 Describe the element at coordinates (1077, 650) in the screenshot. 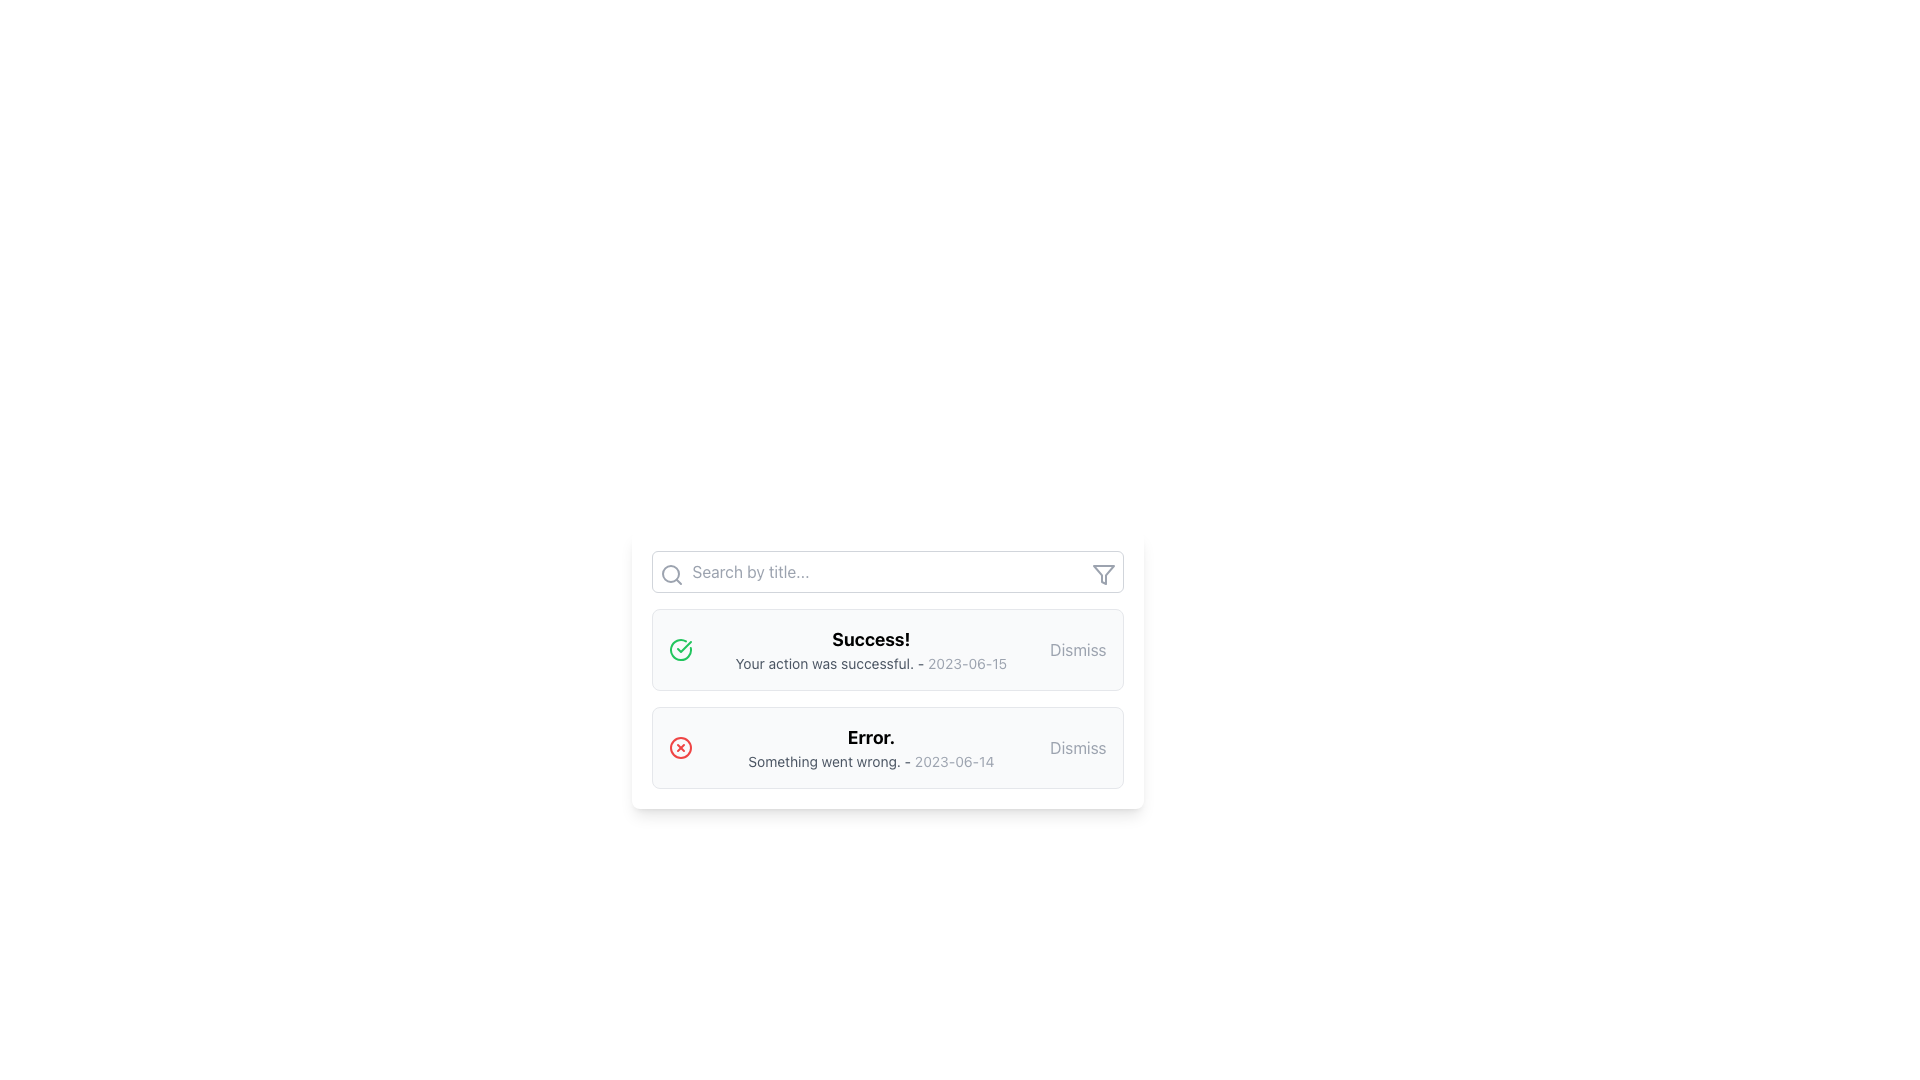

I see `the 'Dismiss' button located at the far right of the notification card` at that location.